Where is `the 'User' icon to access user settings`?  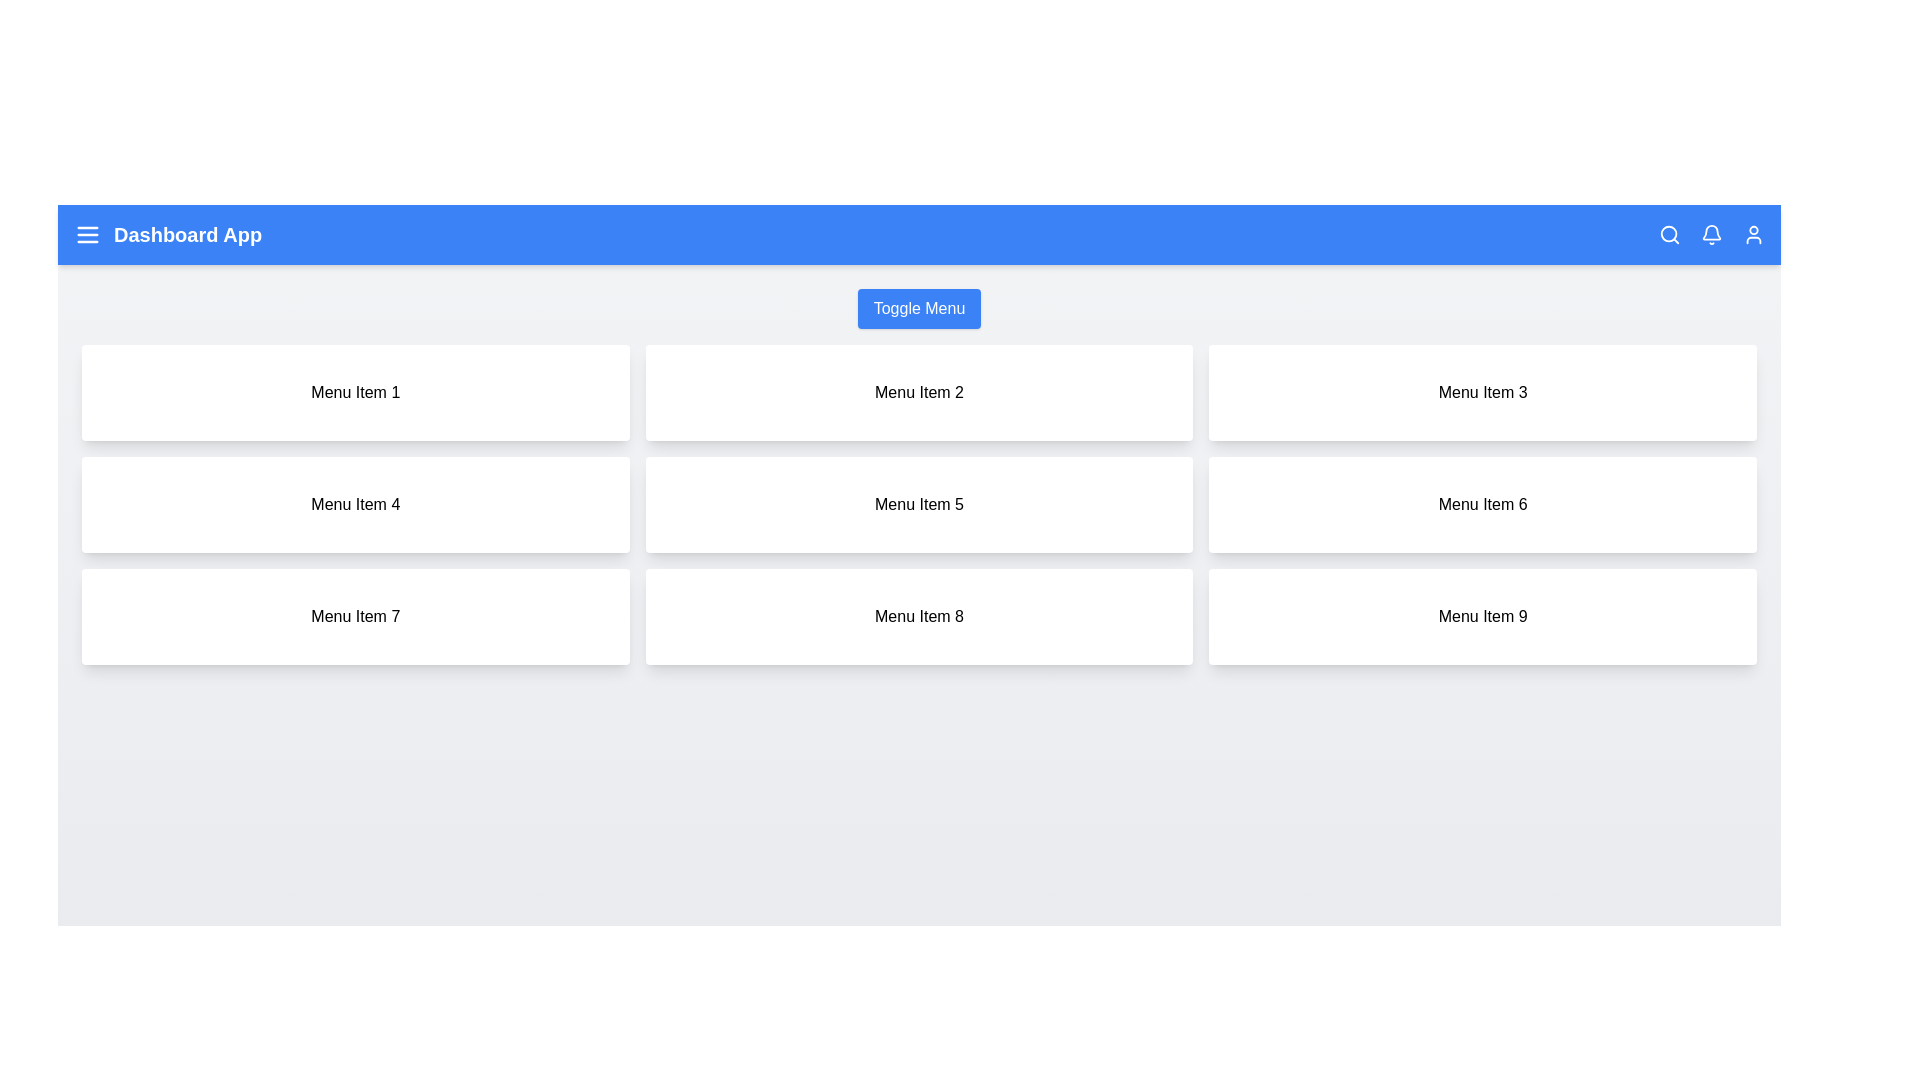 the 'User' icon to access user settings is located at coordinates (1752, 234).